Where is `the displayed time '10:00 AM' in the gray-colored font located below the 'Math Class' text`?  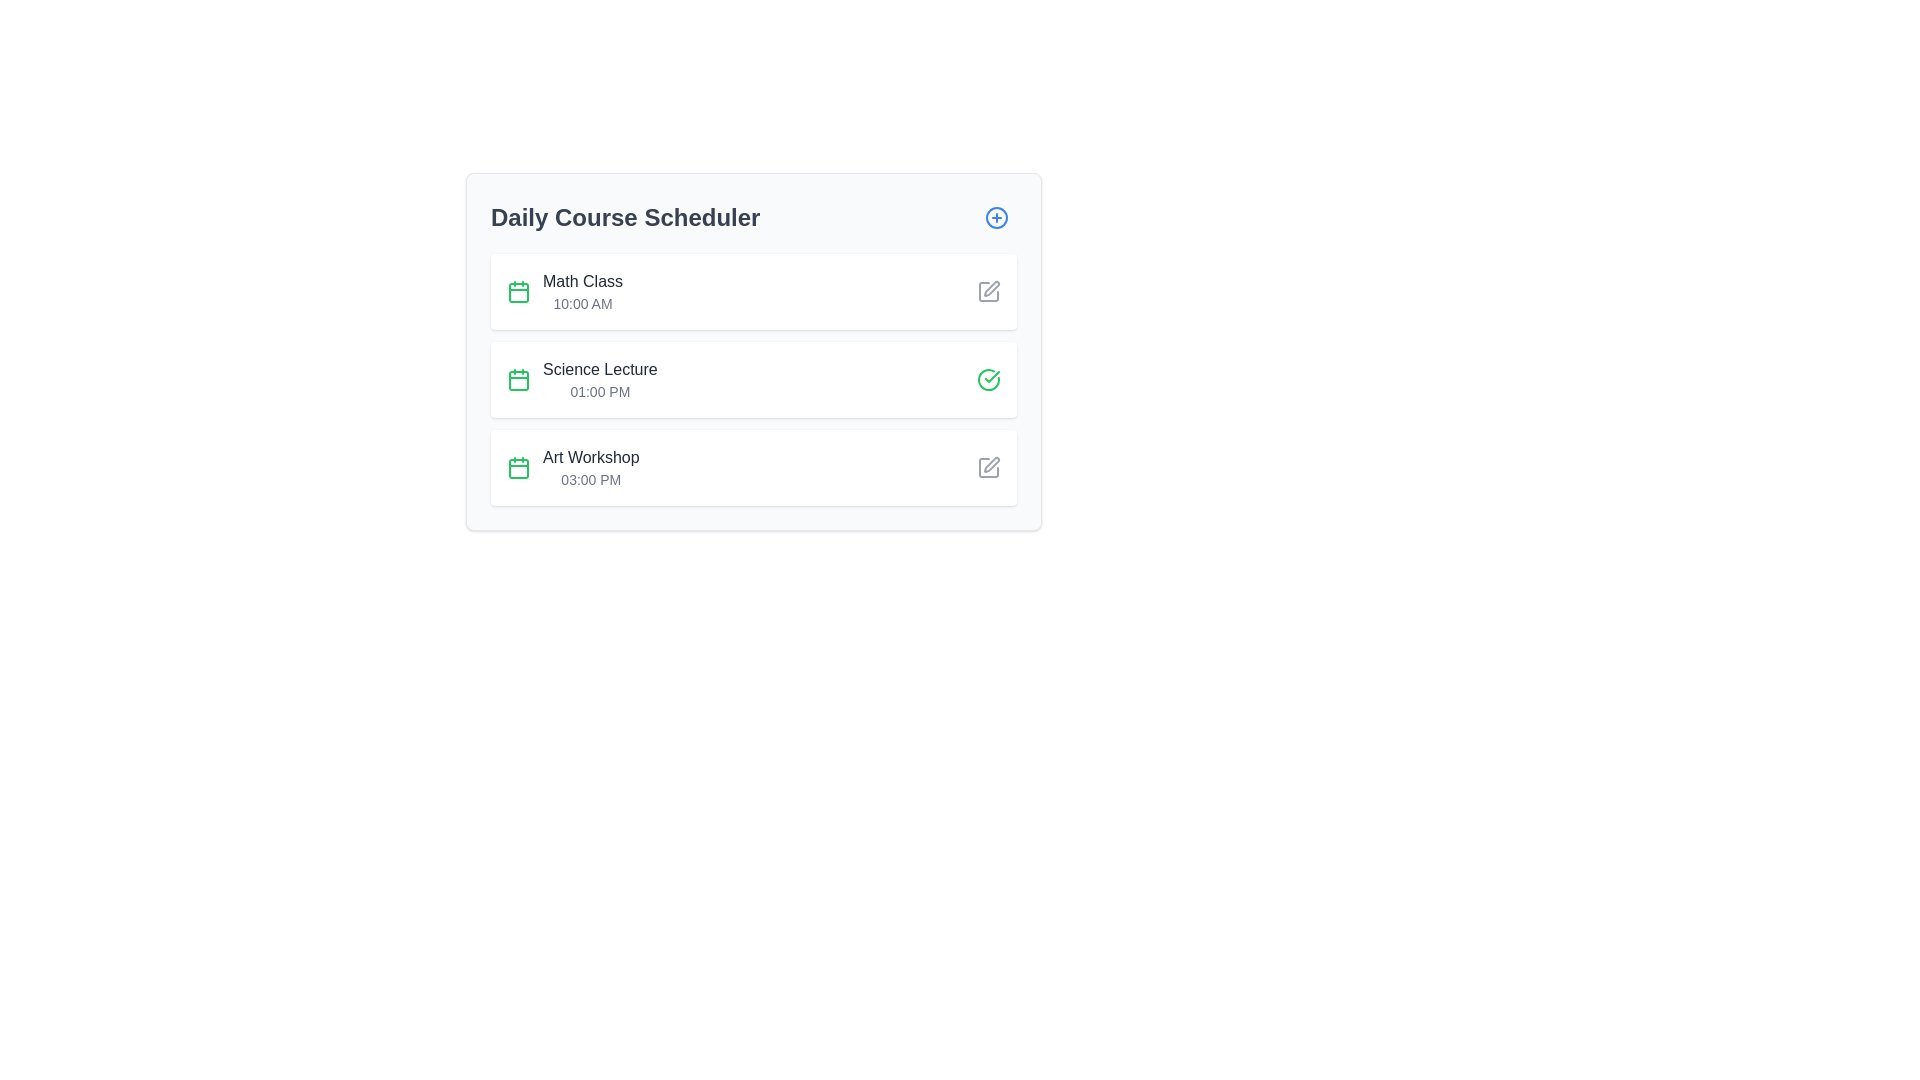 the displayed time '10:00 AM' in the gray-colored font located below the 'Math Class' text is located at coordinates (582, 304).